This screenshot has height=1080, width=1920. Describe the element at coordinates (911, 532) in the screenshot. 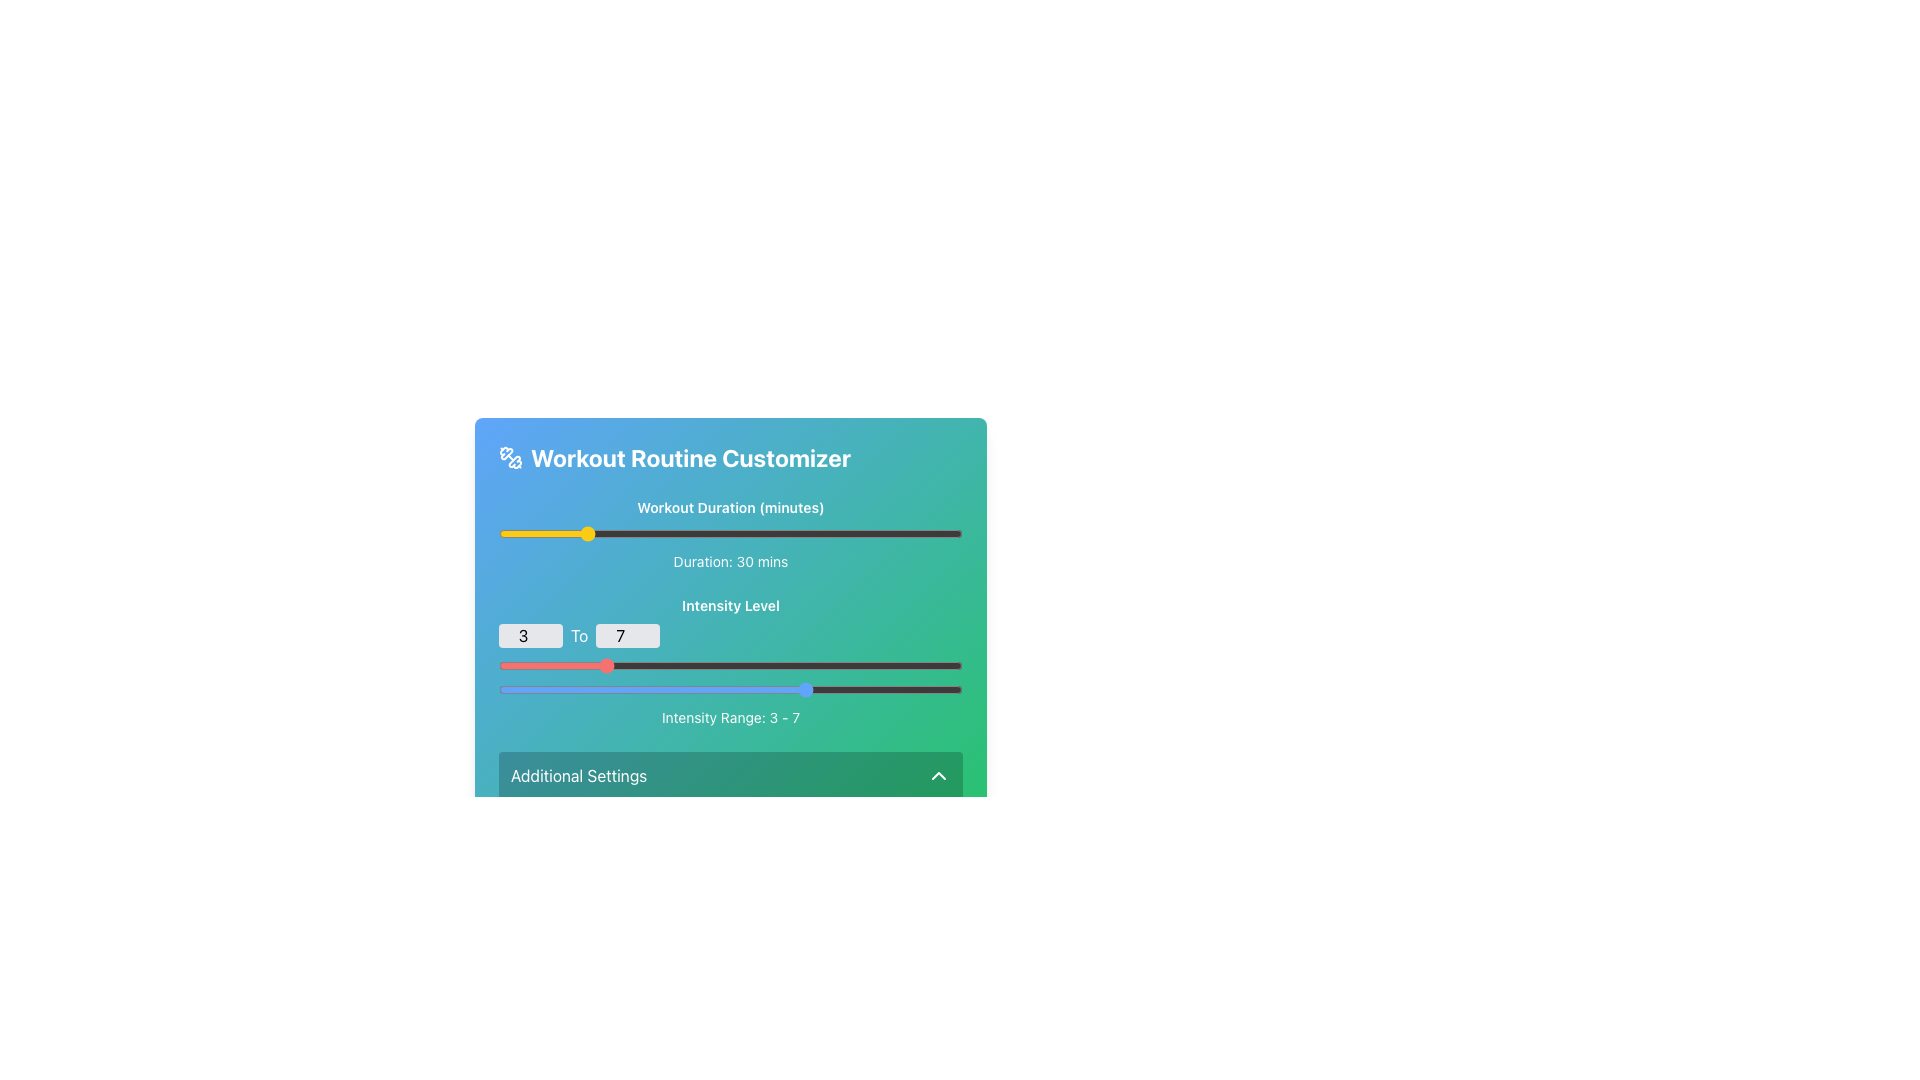

I see `workout duration` at that location.